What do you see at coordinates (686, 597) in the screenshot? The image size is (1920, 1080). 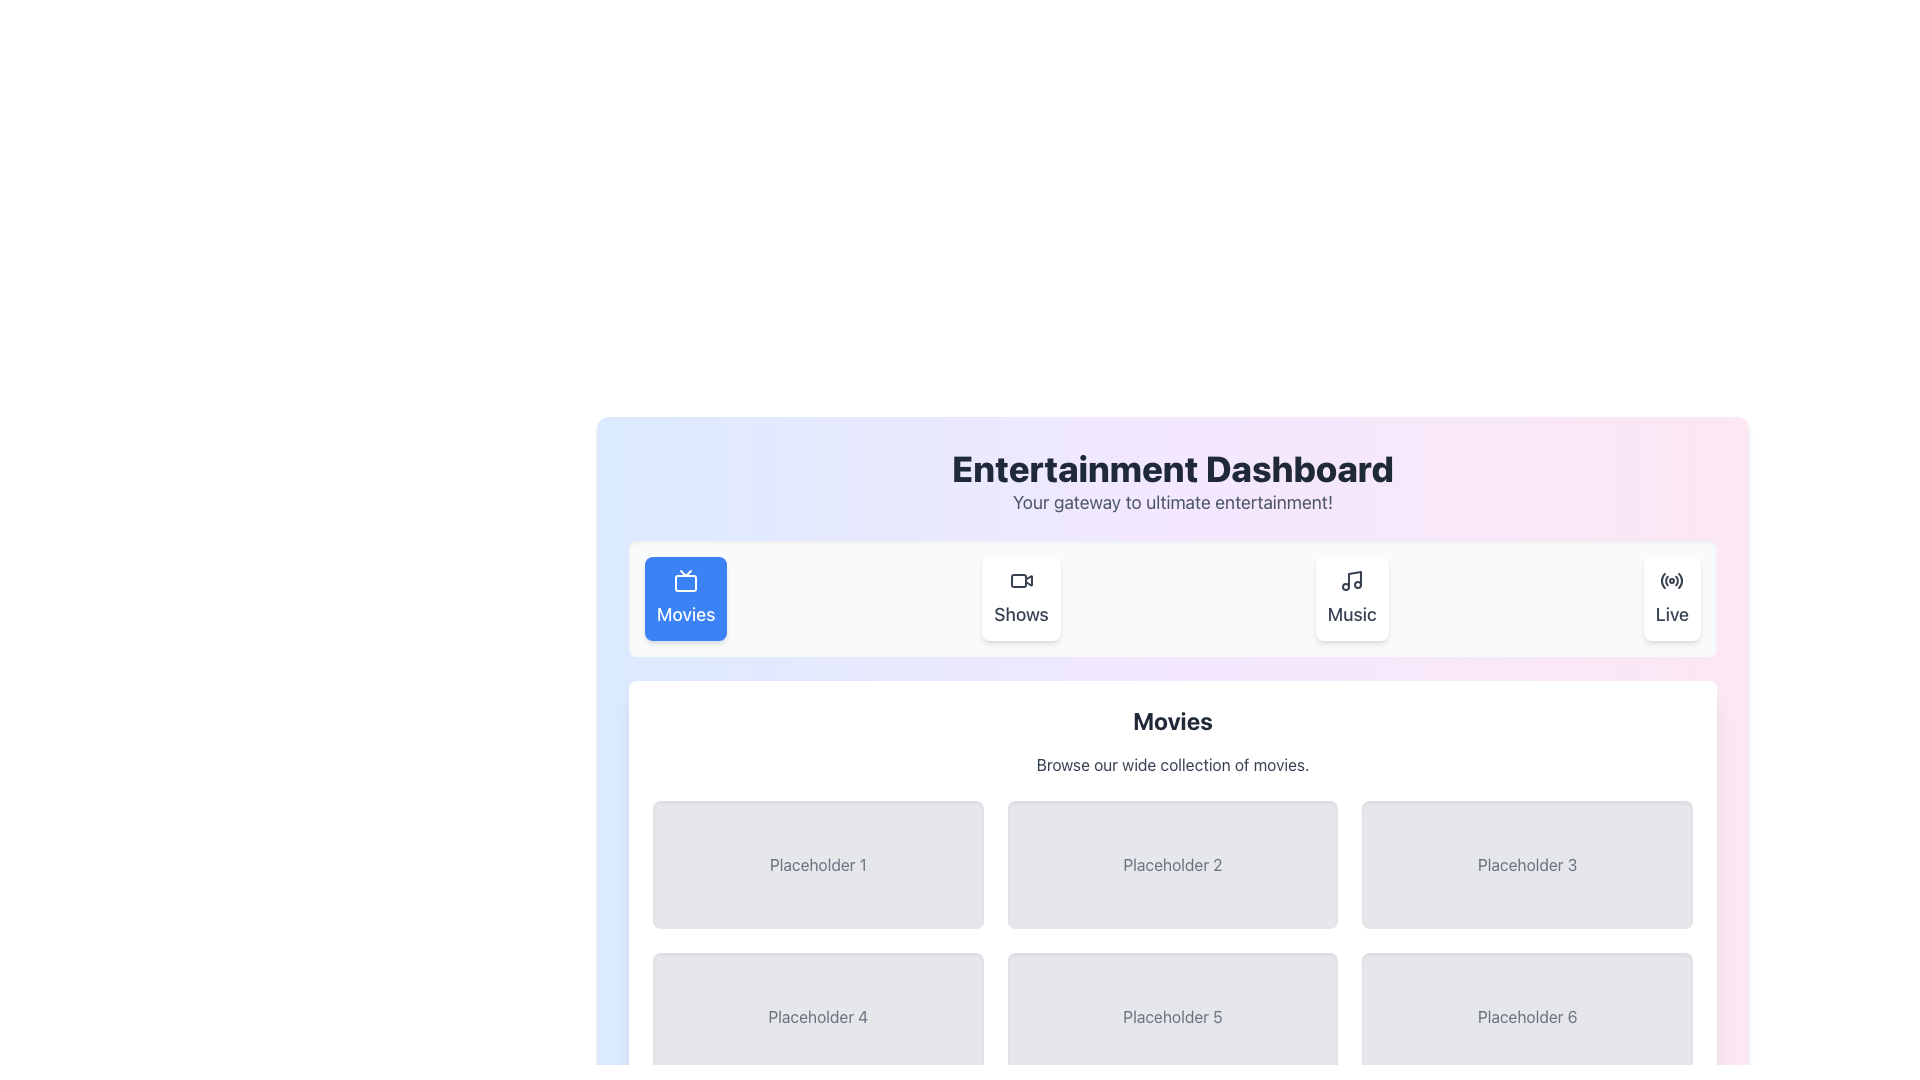 I see `the navigation button for Movies, which is the left-most option` at bounding box center [686, 597].